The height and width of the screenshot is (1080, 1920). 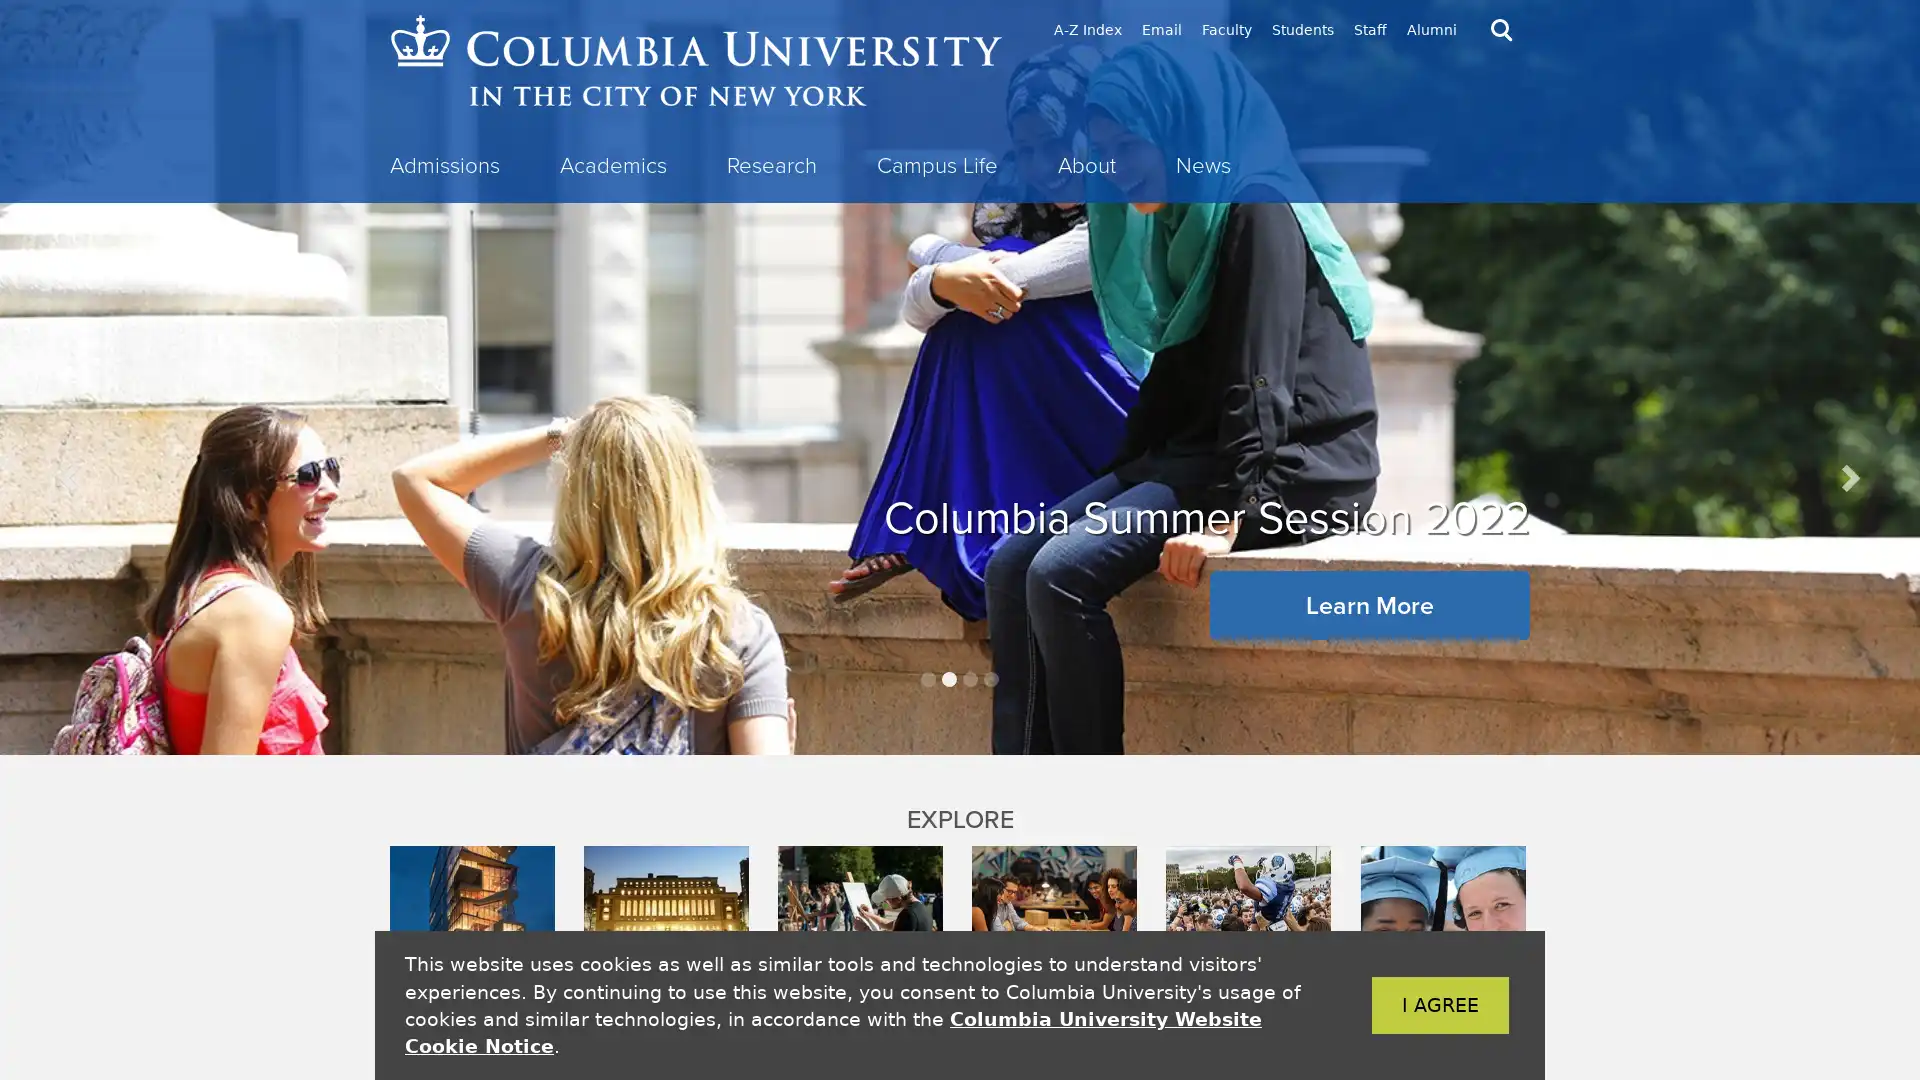 I want to click on Next, so click(x=1847, y=477).